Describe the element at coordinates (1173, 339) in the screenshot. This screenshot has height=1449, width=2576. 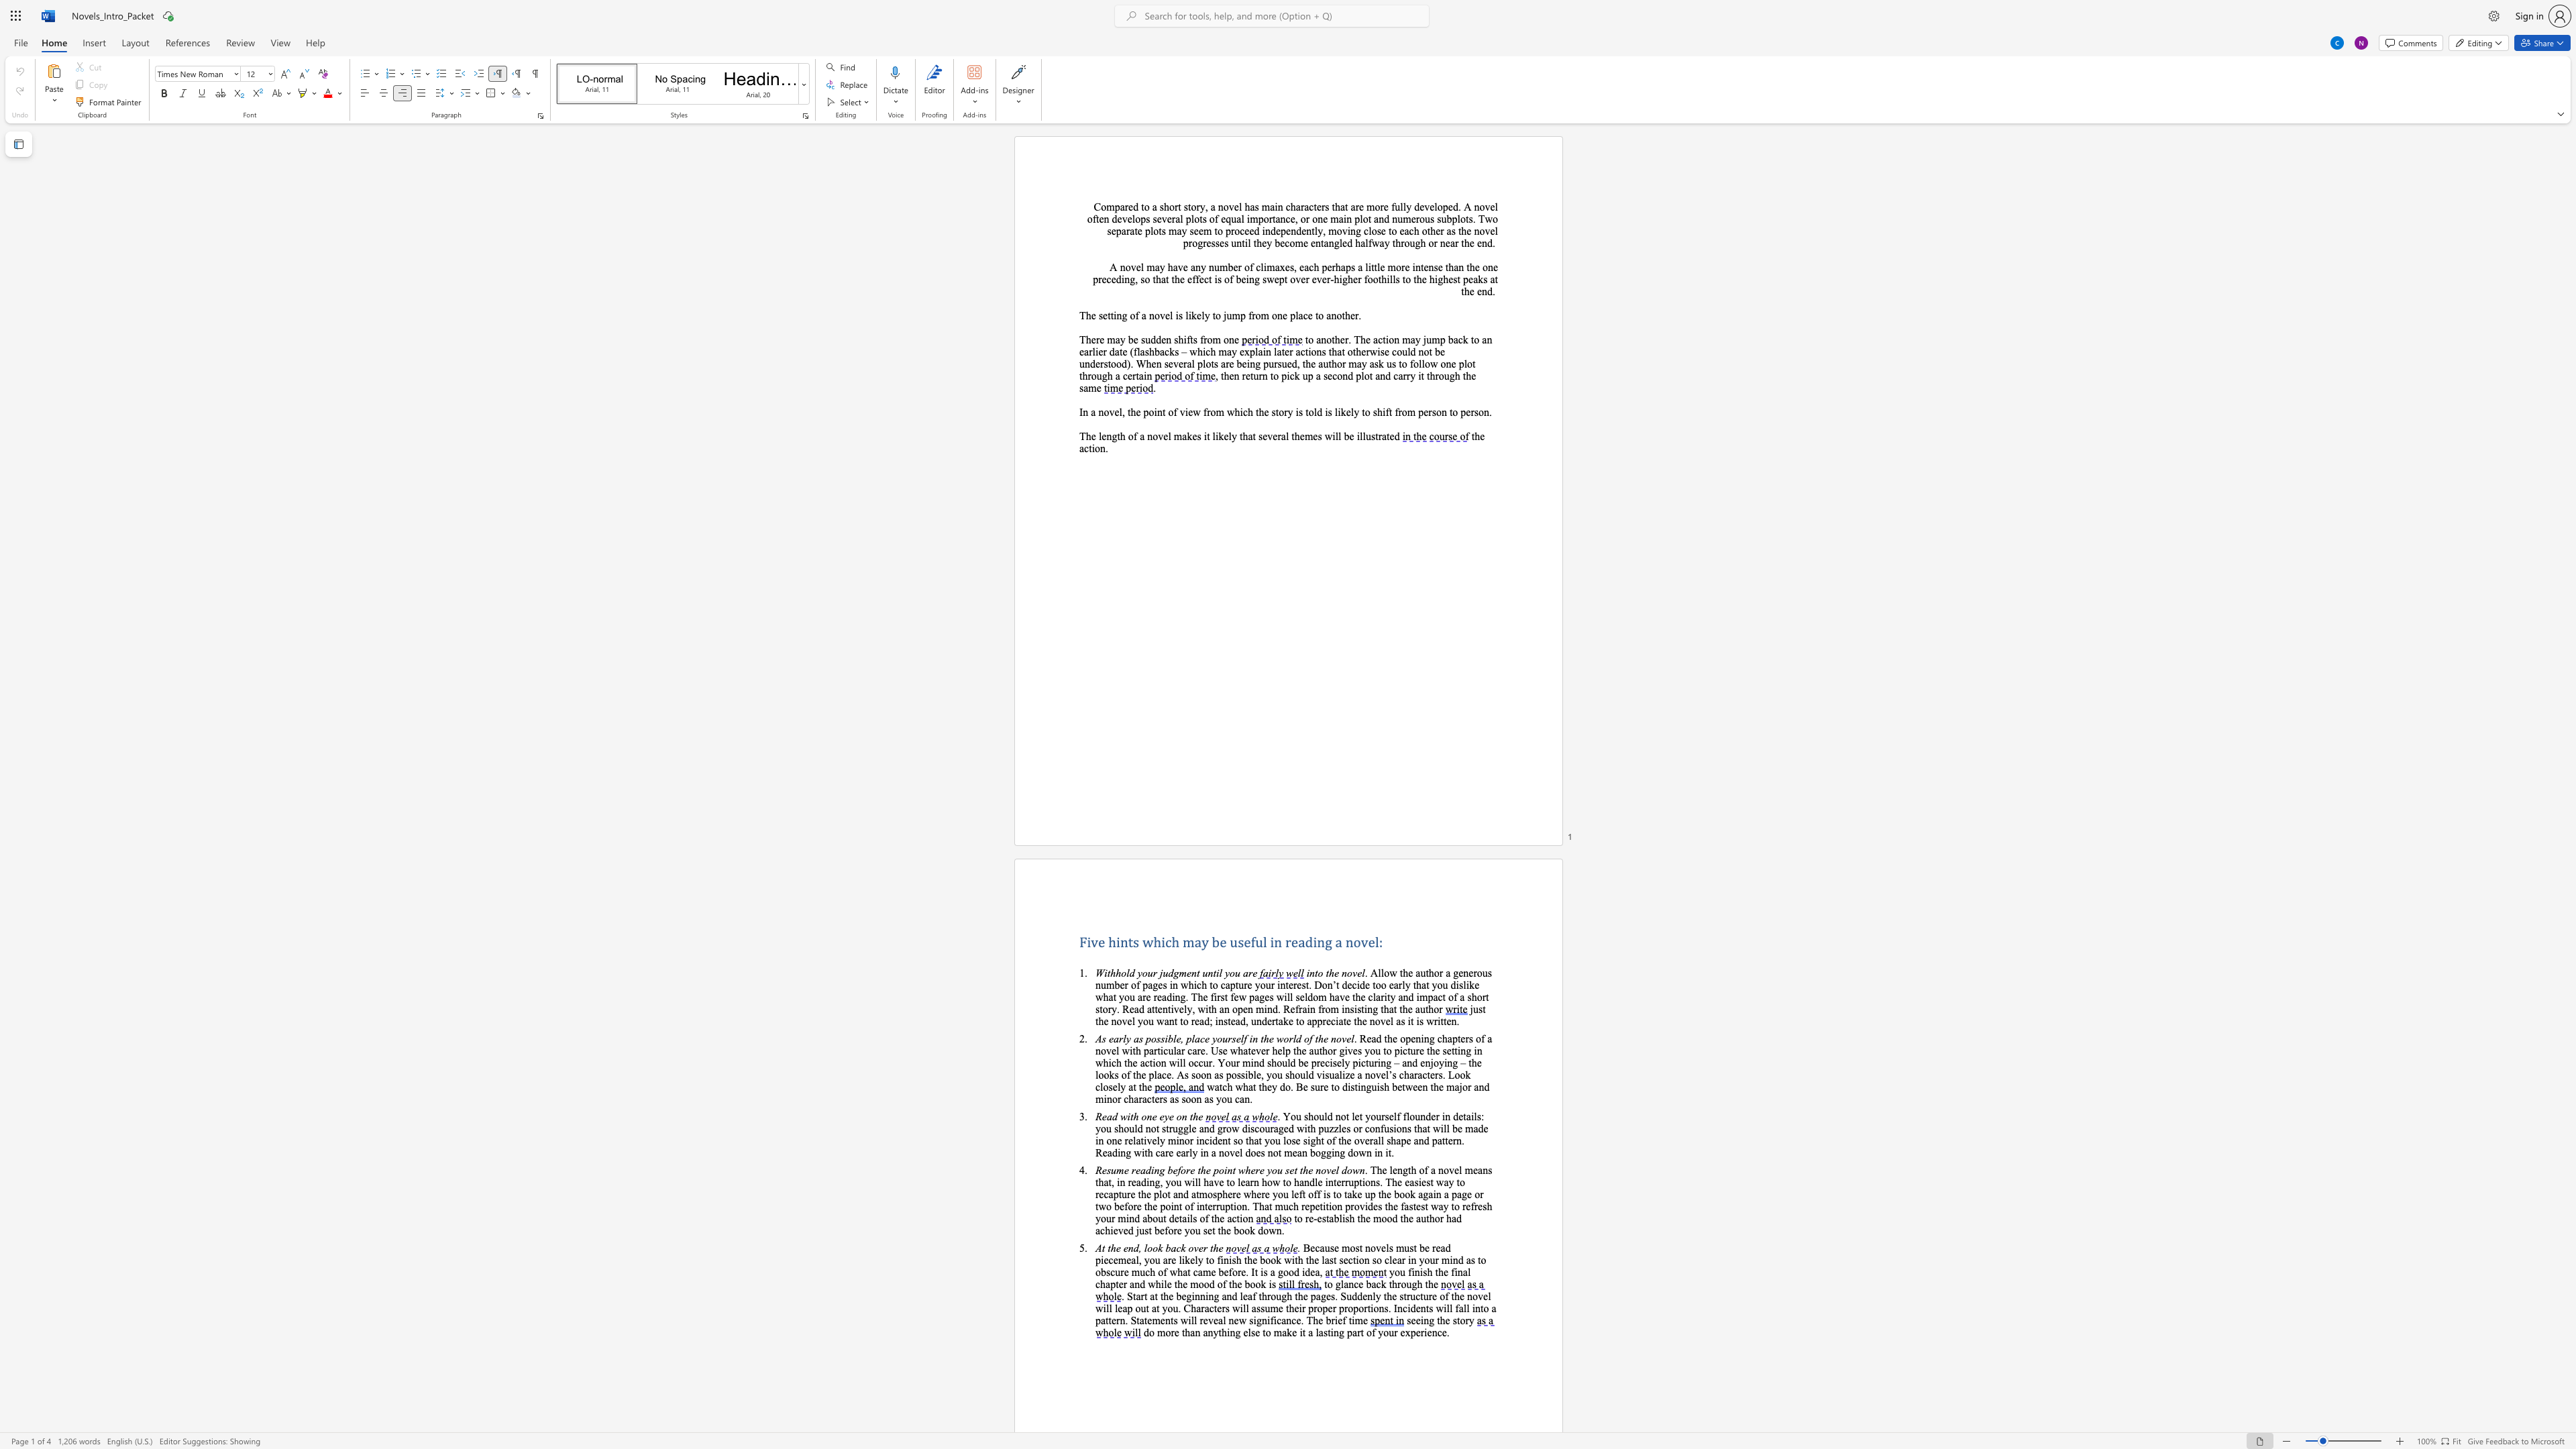
I see `the subset text "shifts from on" within the text "There may be sudden shifts from one"` at that location.